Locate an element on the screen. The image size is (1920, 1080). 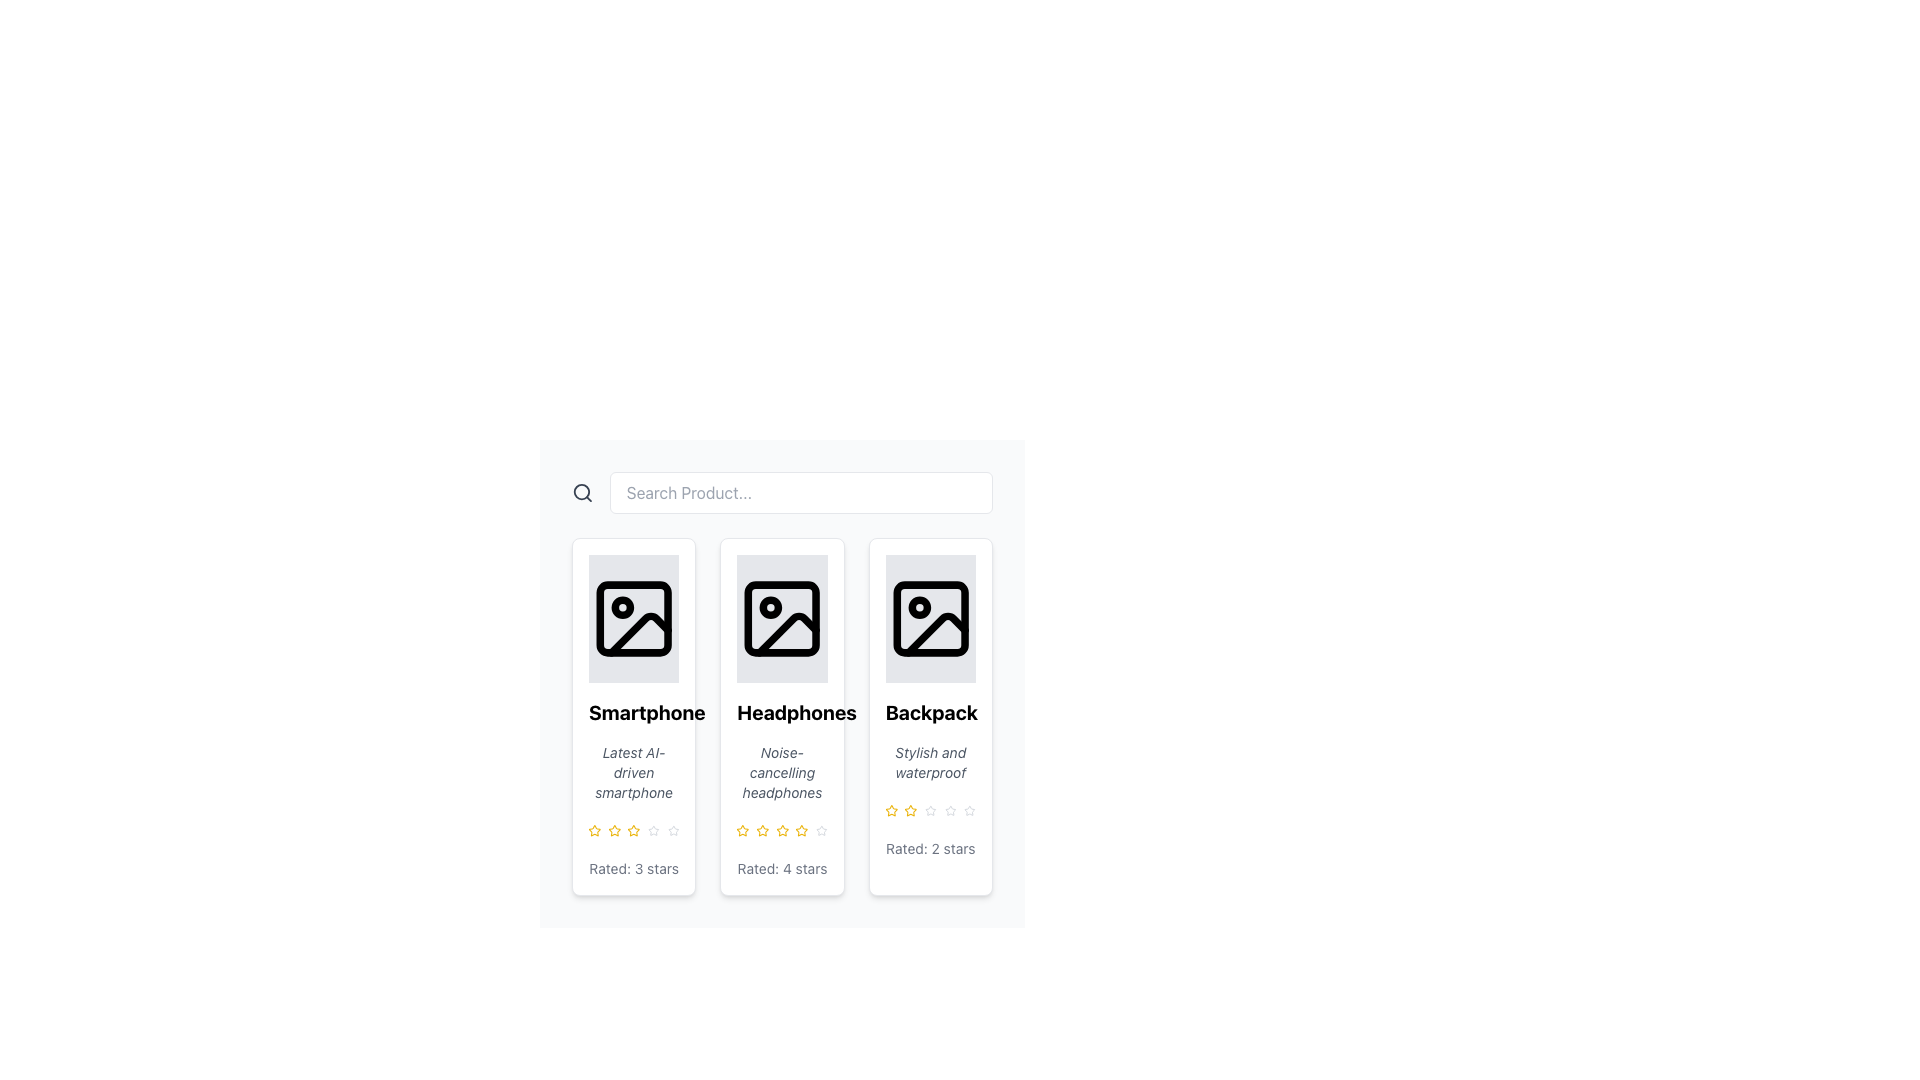
the interactive yellow star icon used for rating, located in the second card for the product 'Headphones', which is the third star in a group of five stars is located at coordinates (802, 830).